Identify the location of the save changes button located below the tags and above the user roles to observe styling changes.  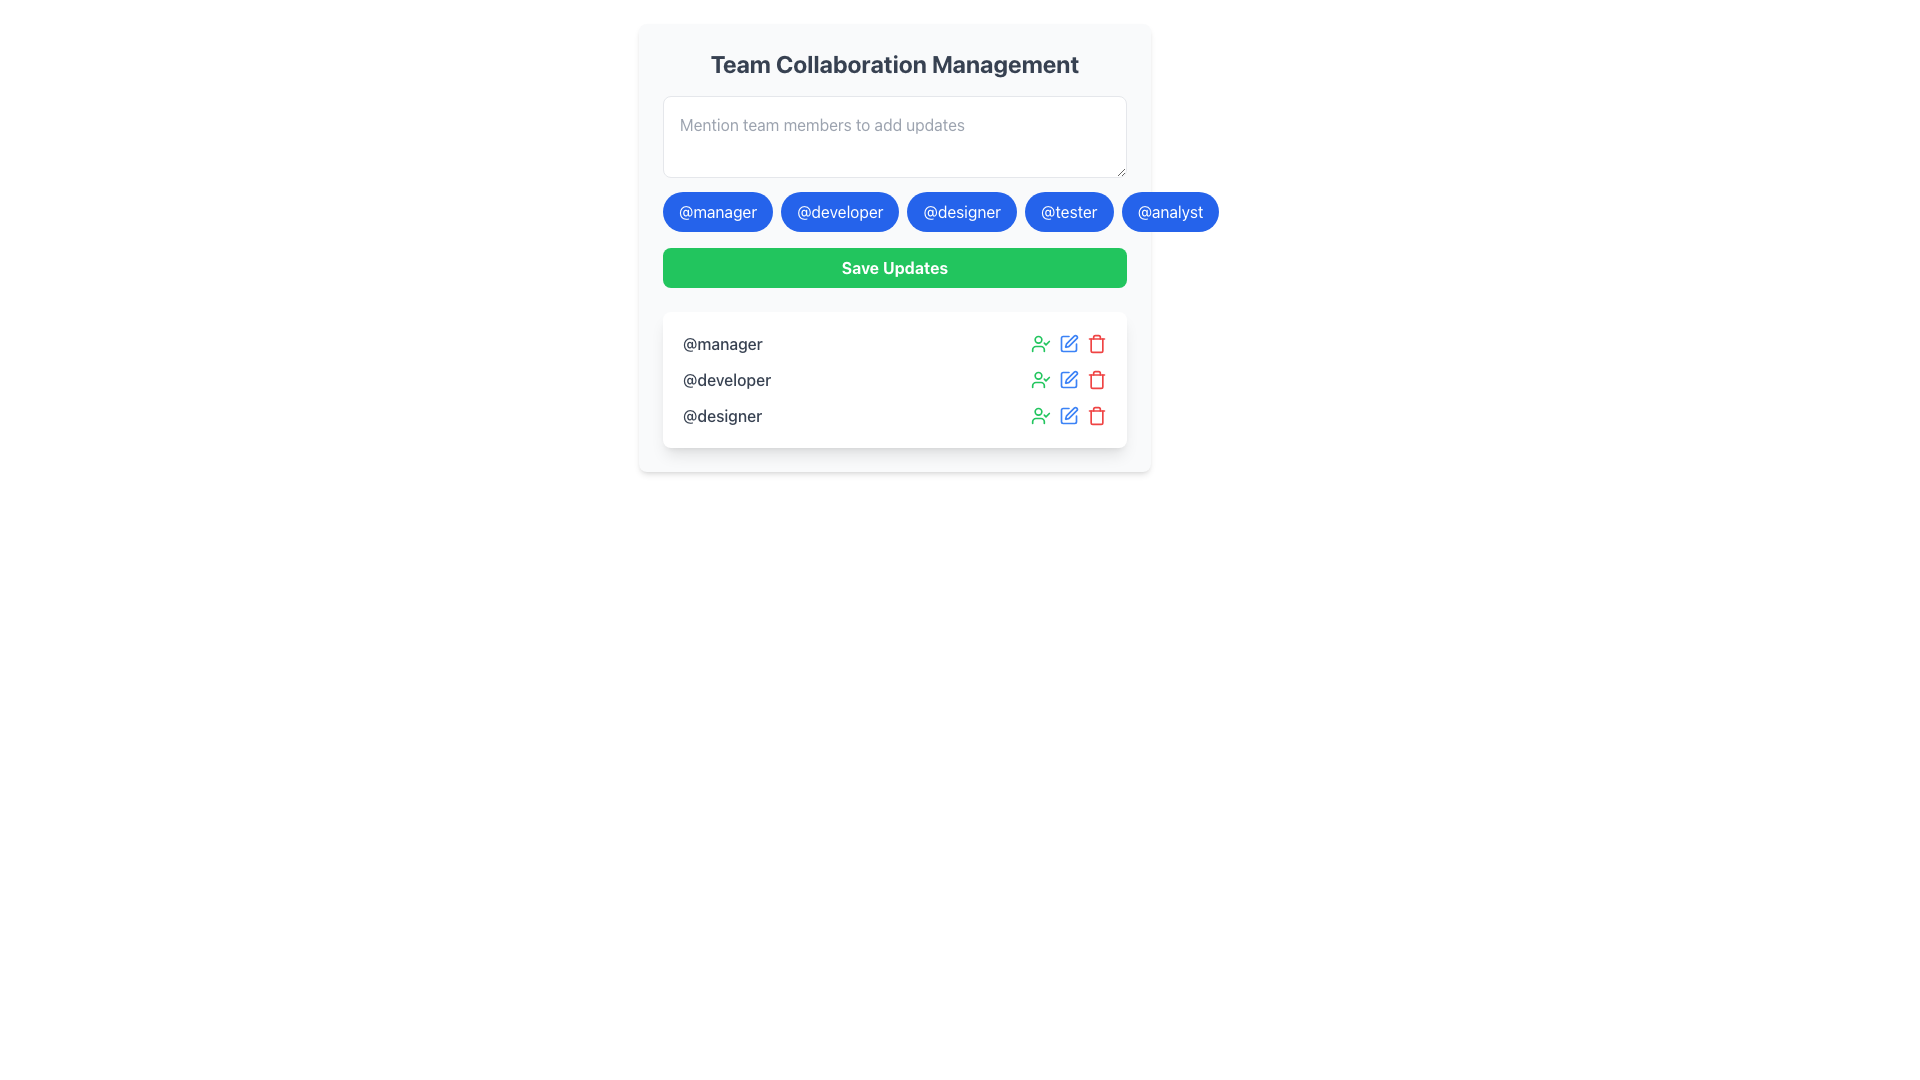
(893, 266).